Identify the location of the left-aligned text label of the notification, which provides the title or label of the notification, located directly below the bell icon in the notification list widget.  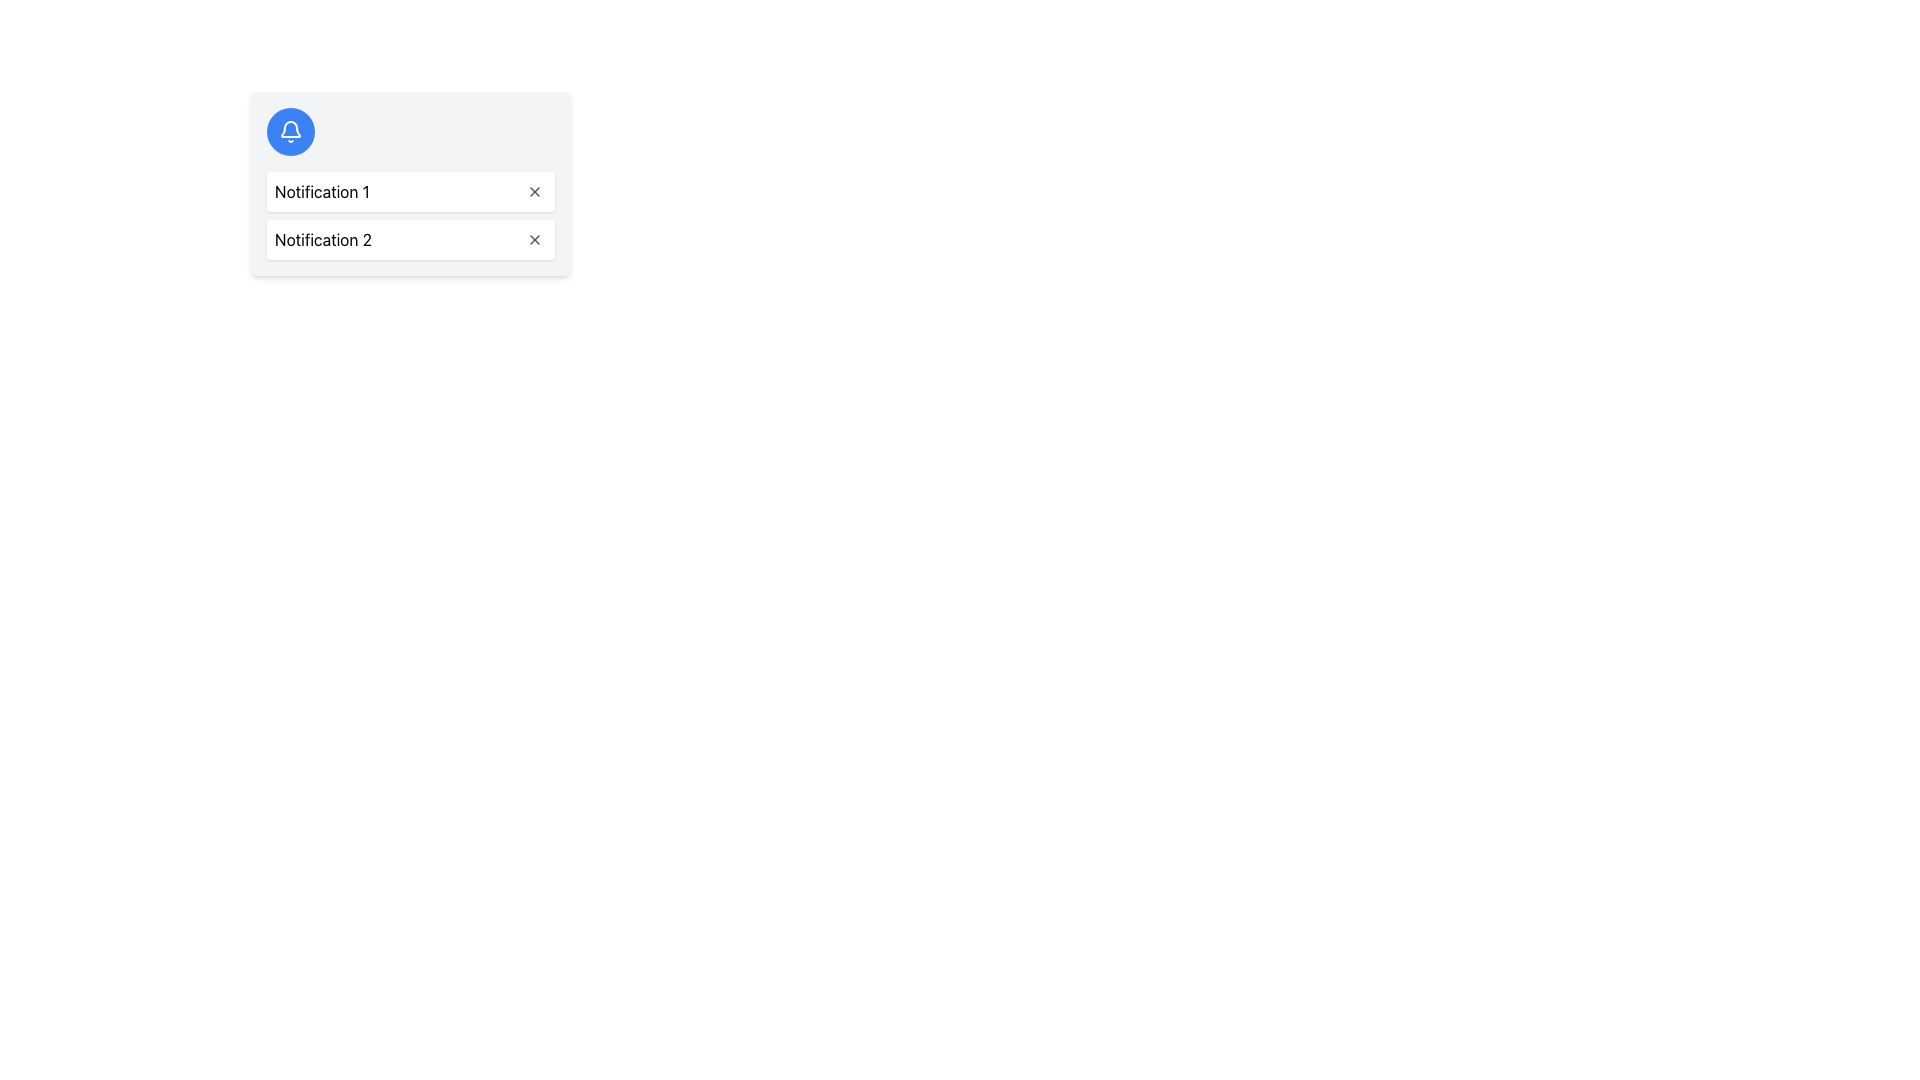
(322, 192).